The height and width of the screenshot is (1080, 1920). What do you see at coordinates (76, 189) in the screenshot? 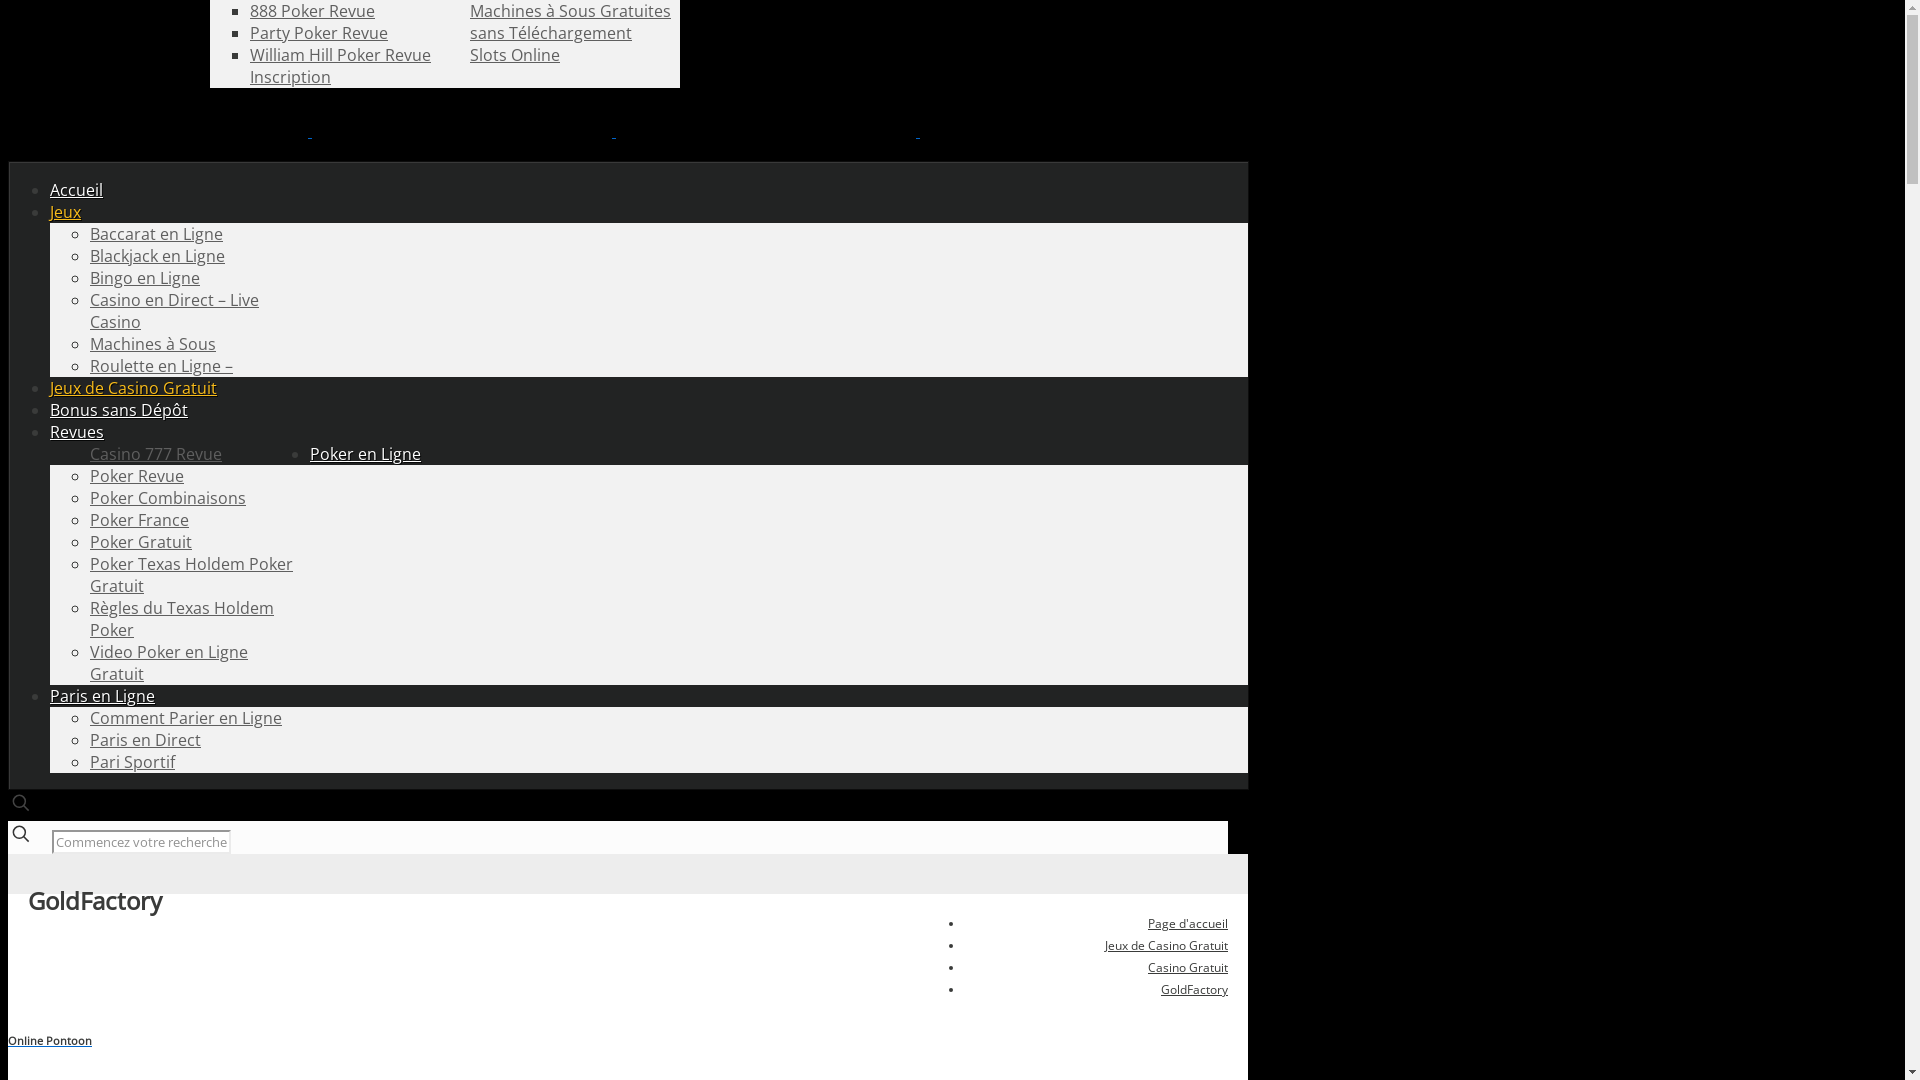
I see `'Accueil'` at bounding box center [76, 189].